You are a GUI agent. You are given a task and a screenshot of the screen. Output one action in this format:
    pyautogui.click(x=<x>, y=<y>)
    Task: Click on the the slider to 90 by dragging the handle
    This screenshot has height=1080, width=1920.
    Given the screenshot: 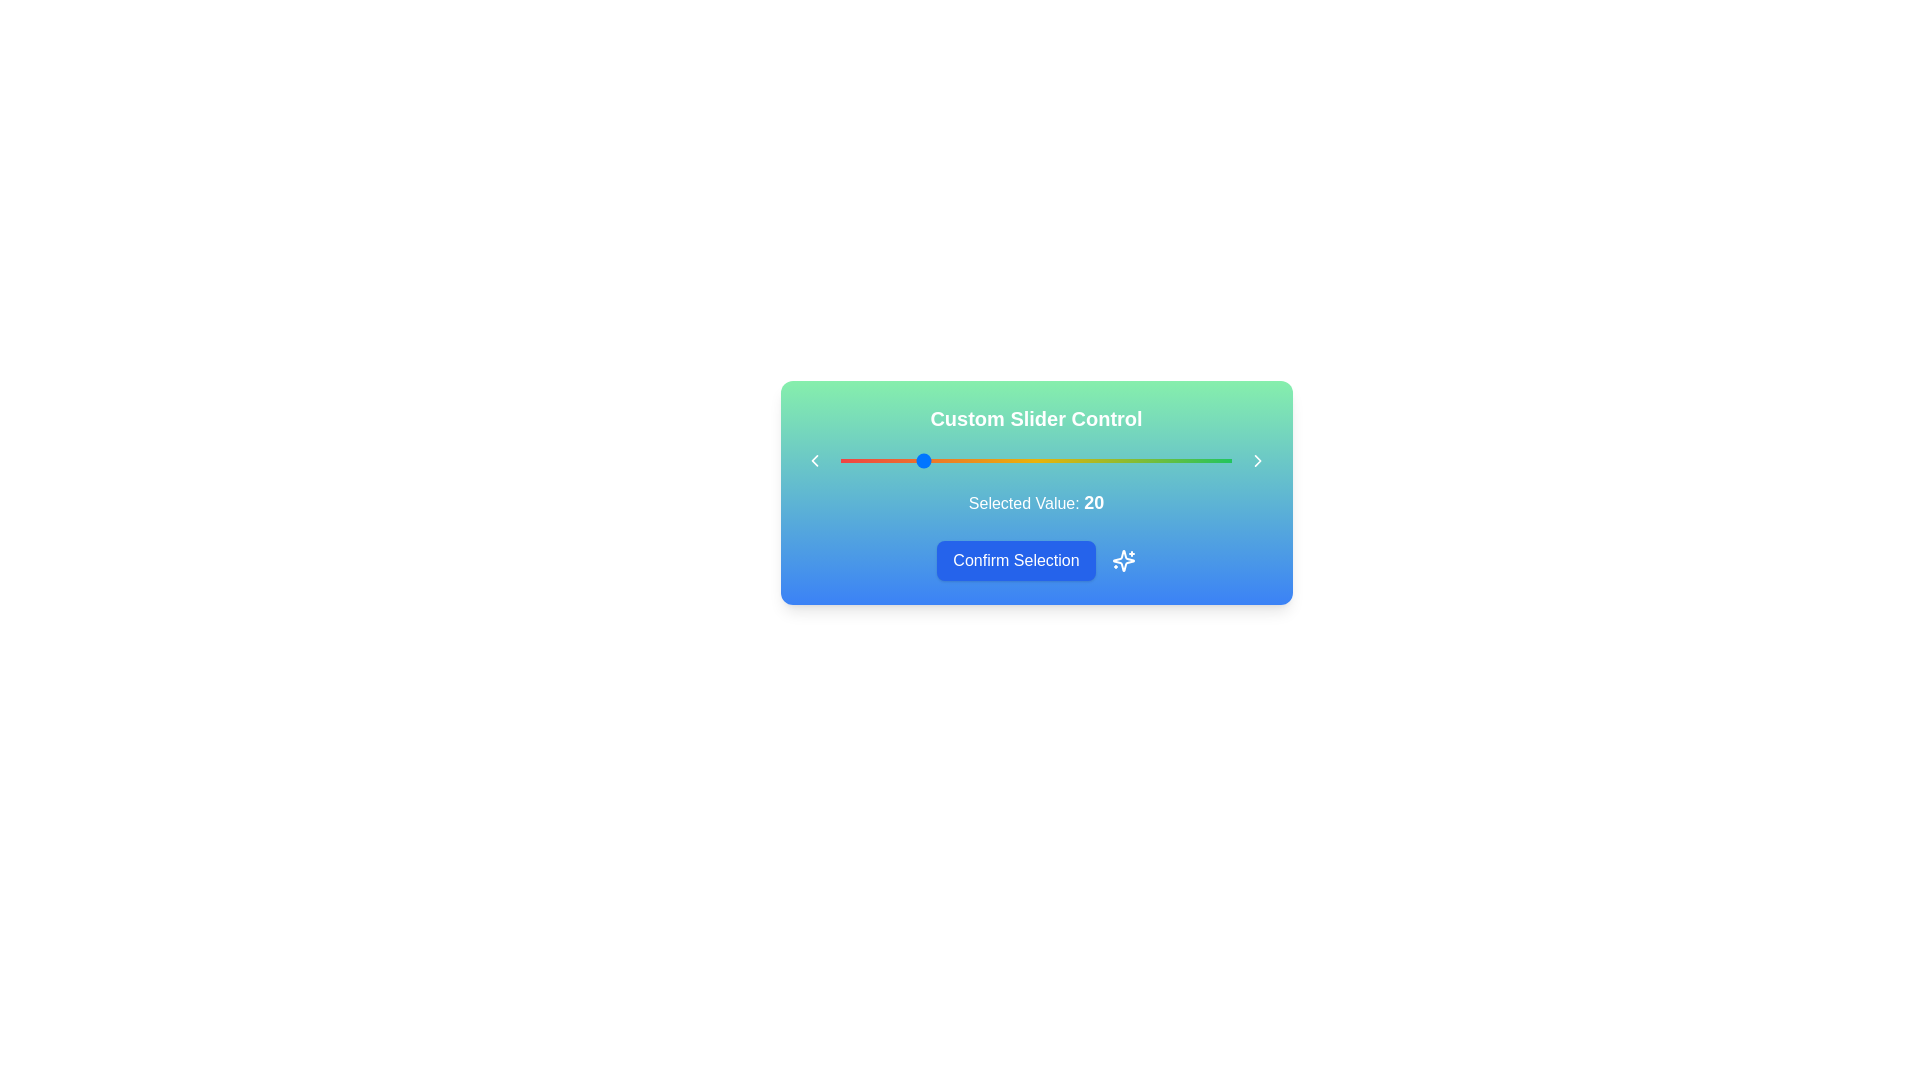 What is the action you would take?
    pyautogui.click(x=1193, y=461)
    